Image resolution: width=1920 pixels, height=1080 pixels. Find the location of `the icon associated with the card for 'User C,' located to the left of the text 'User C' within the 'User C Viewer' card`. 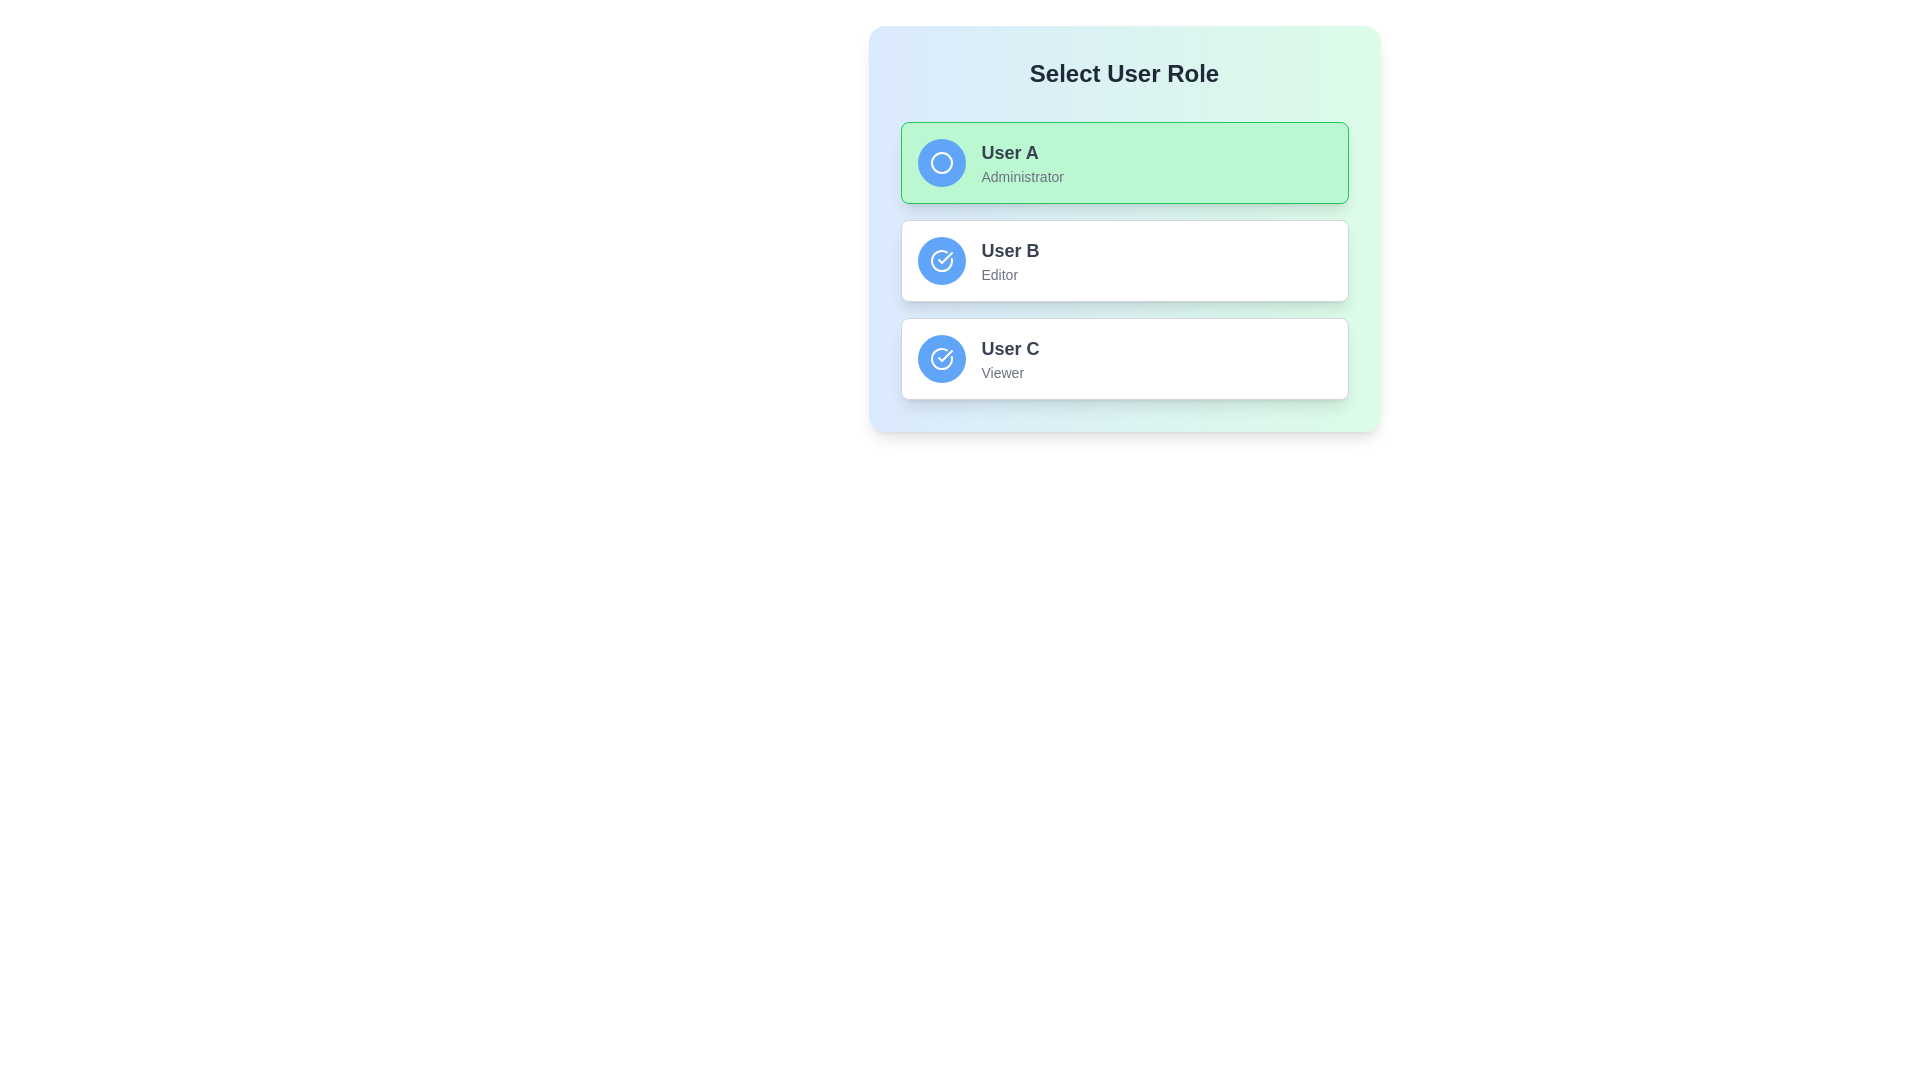

the icon associated with the card for 'User C,' located to the left of the text 'User C' within the 'User C Viewer' card is located at coordinates (940, 357).